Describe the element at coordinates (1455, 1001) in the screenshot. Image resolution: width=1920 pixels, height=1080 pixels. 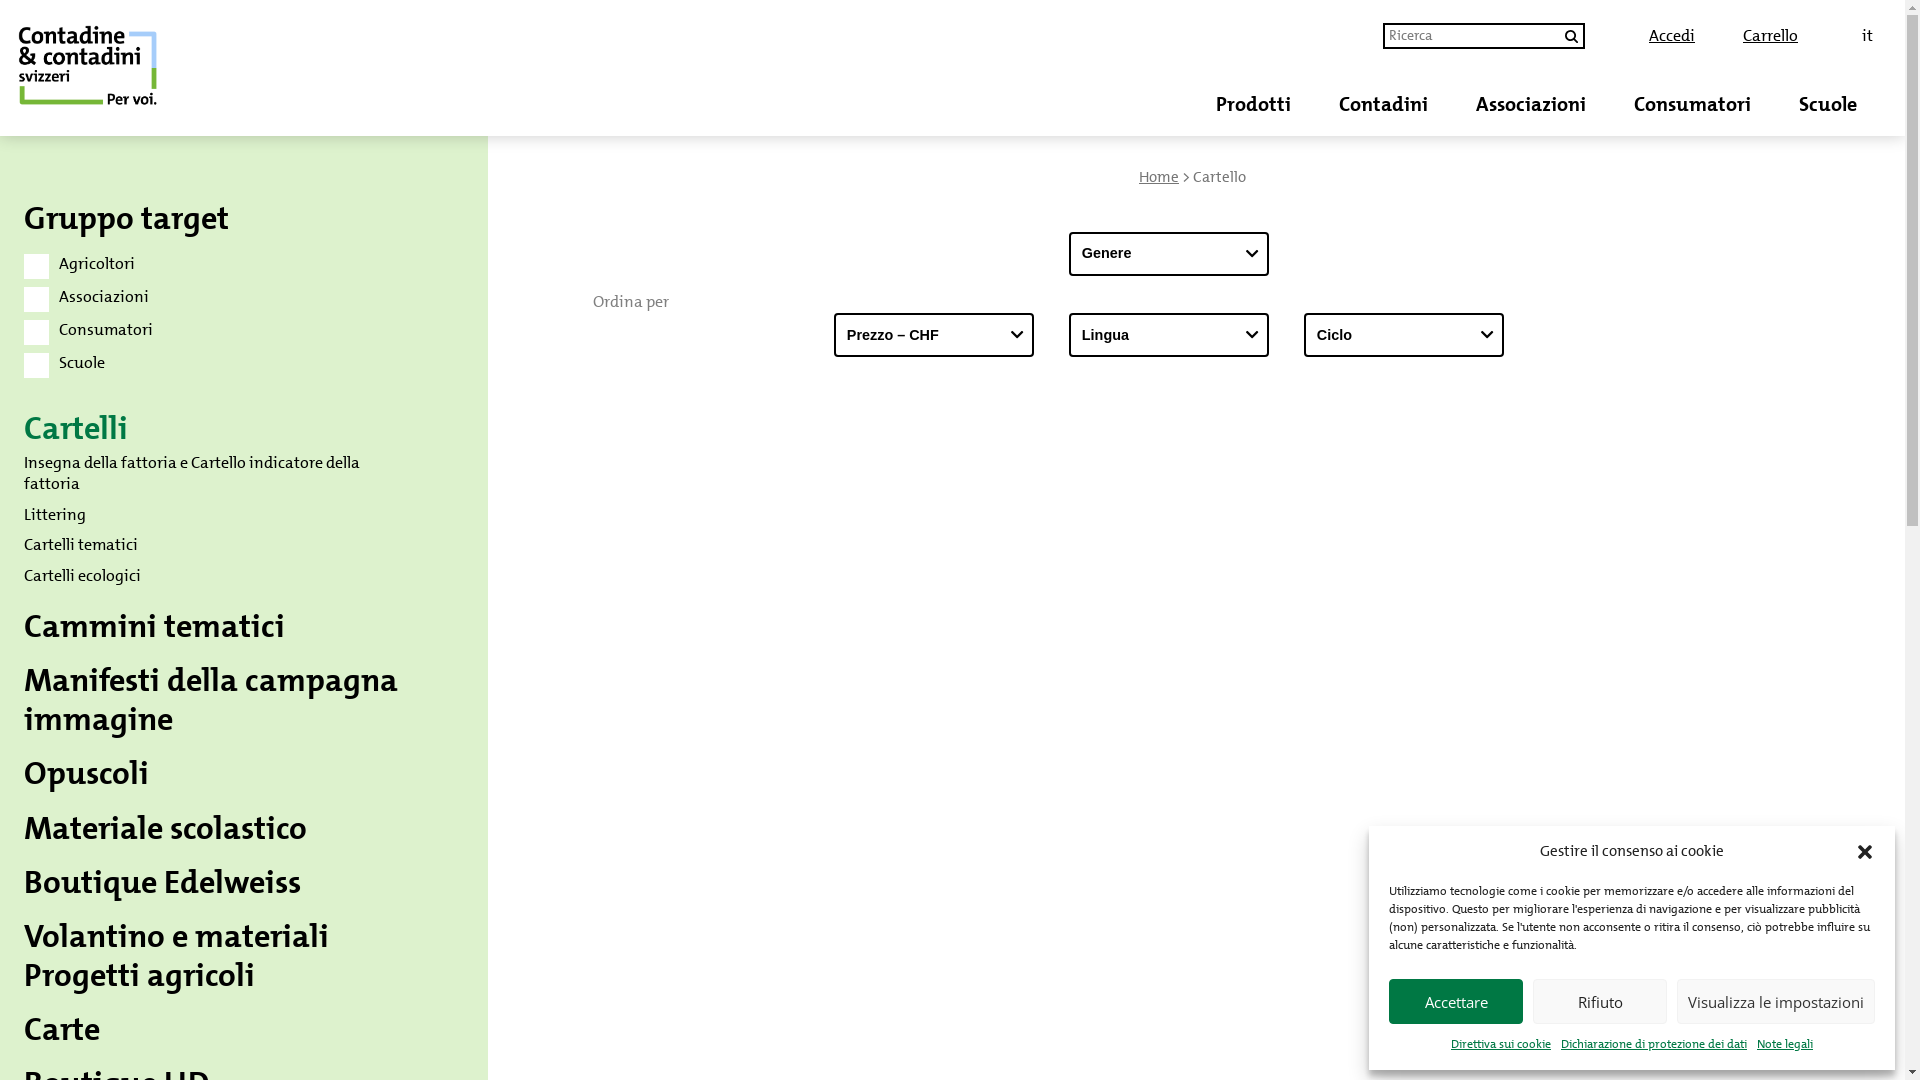
I see `'Accettare'` at that location.